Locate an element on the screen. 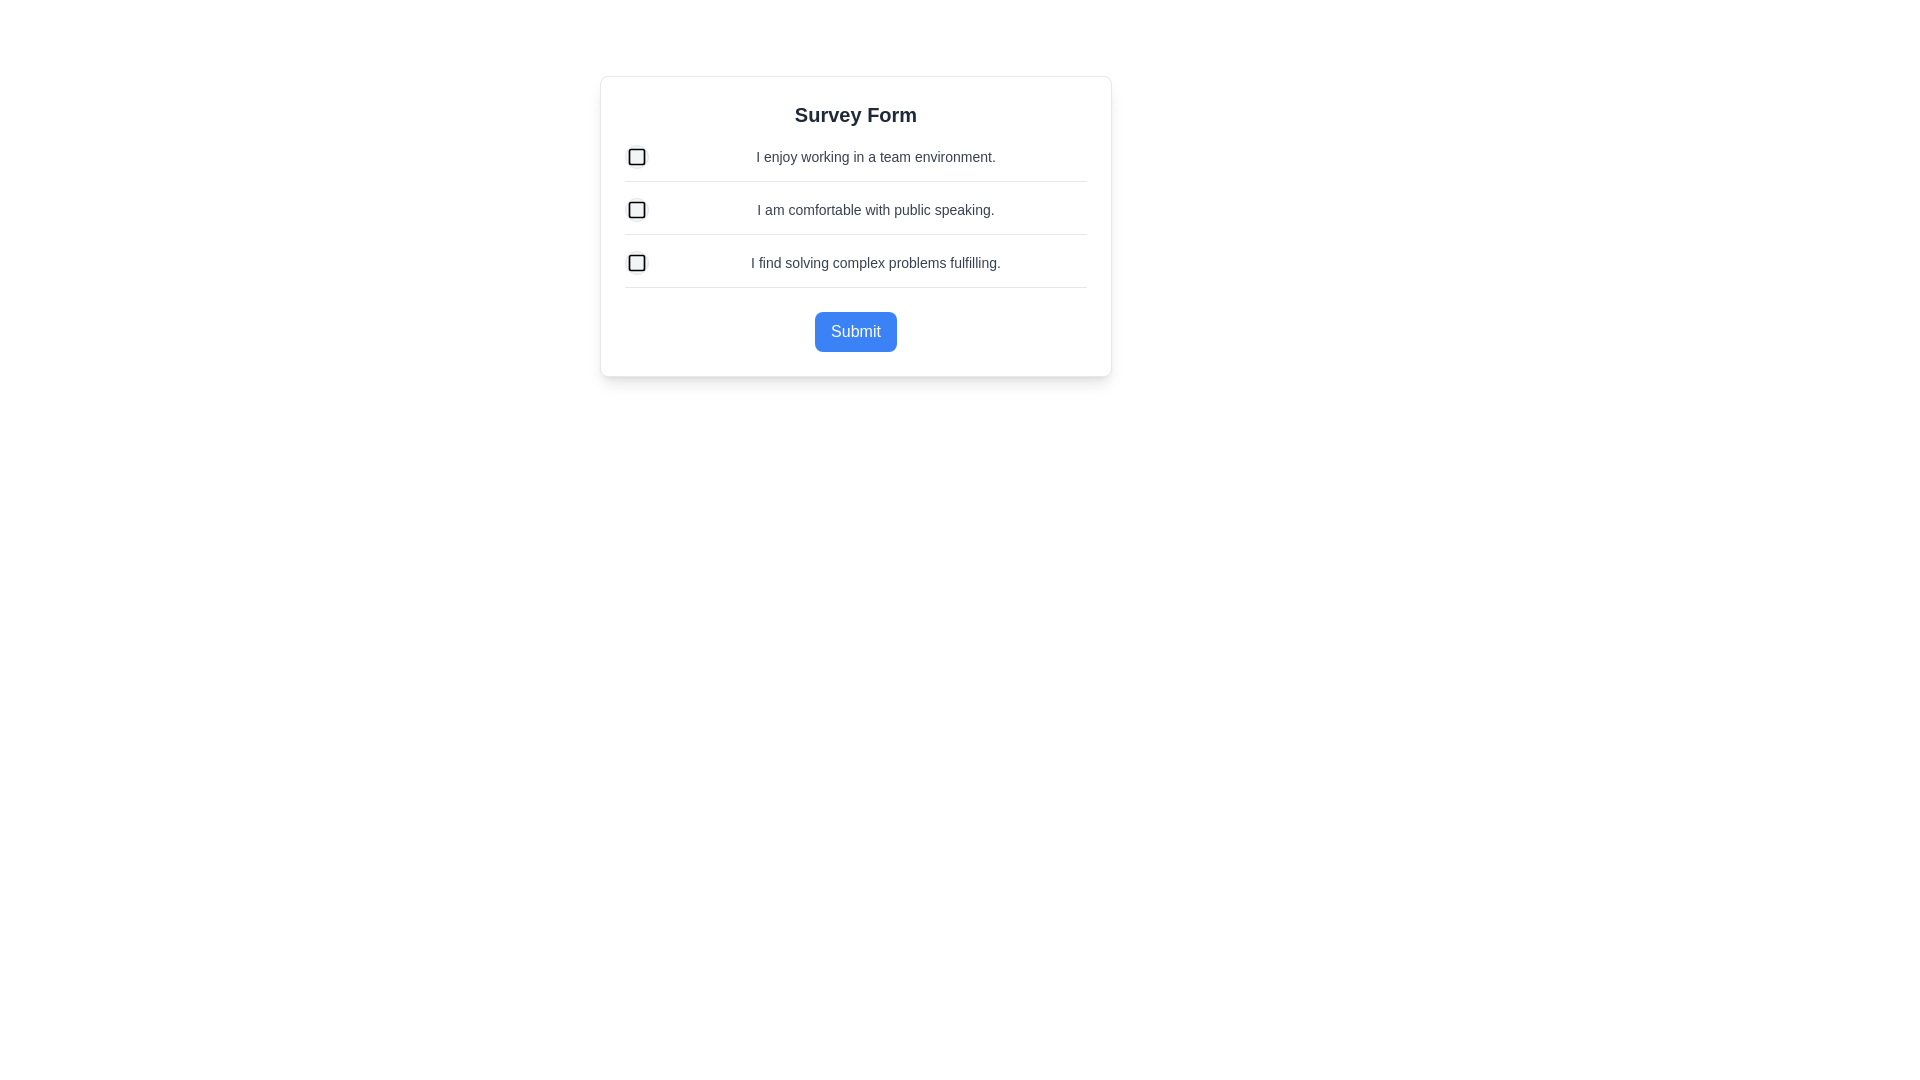 This screenshot has width=1920, height=1080. the checkbox is located at coordinates (855, 161).